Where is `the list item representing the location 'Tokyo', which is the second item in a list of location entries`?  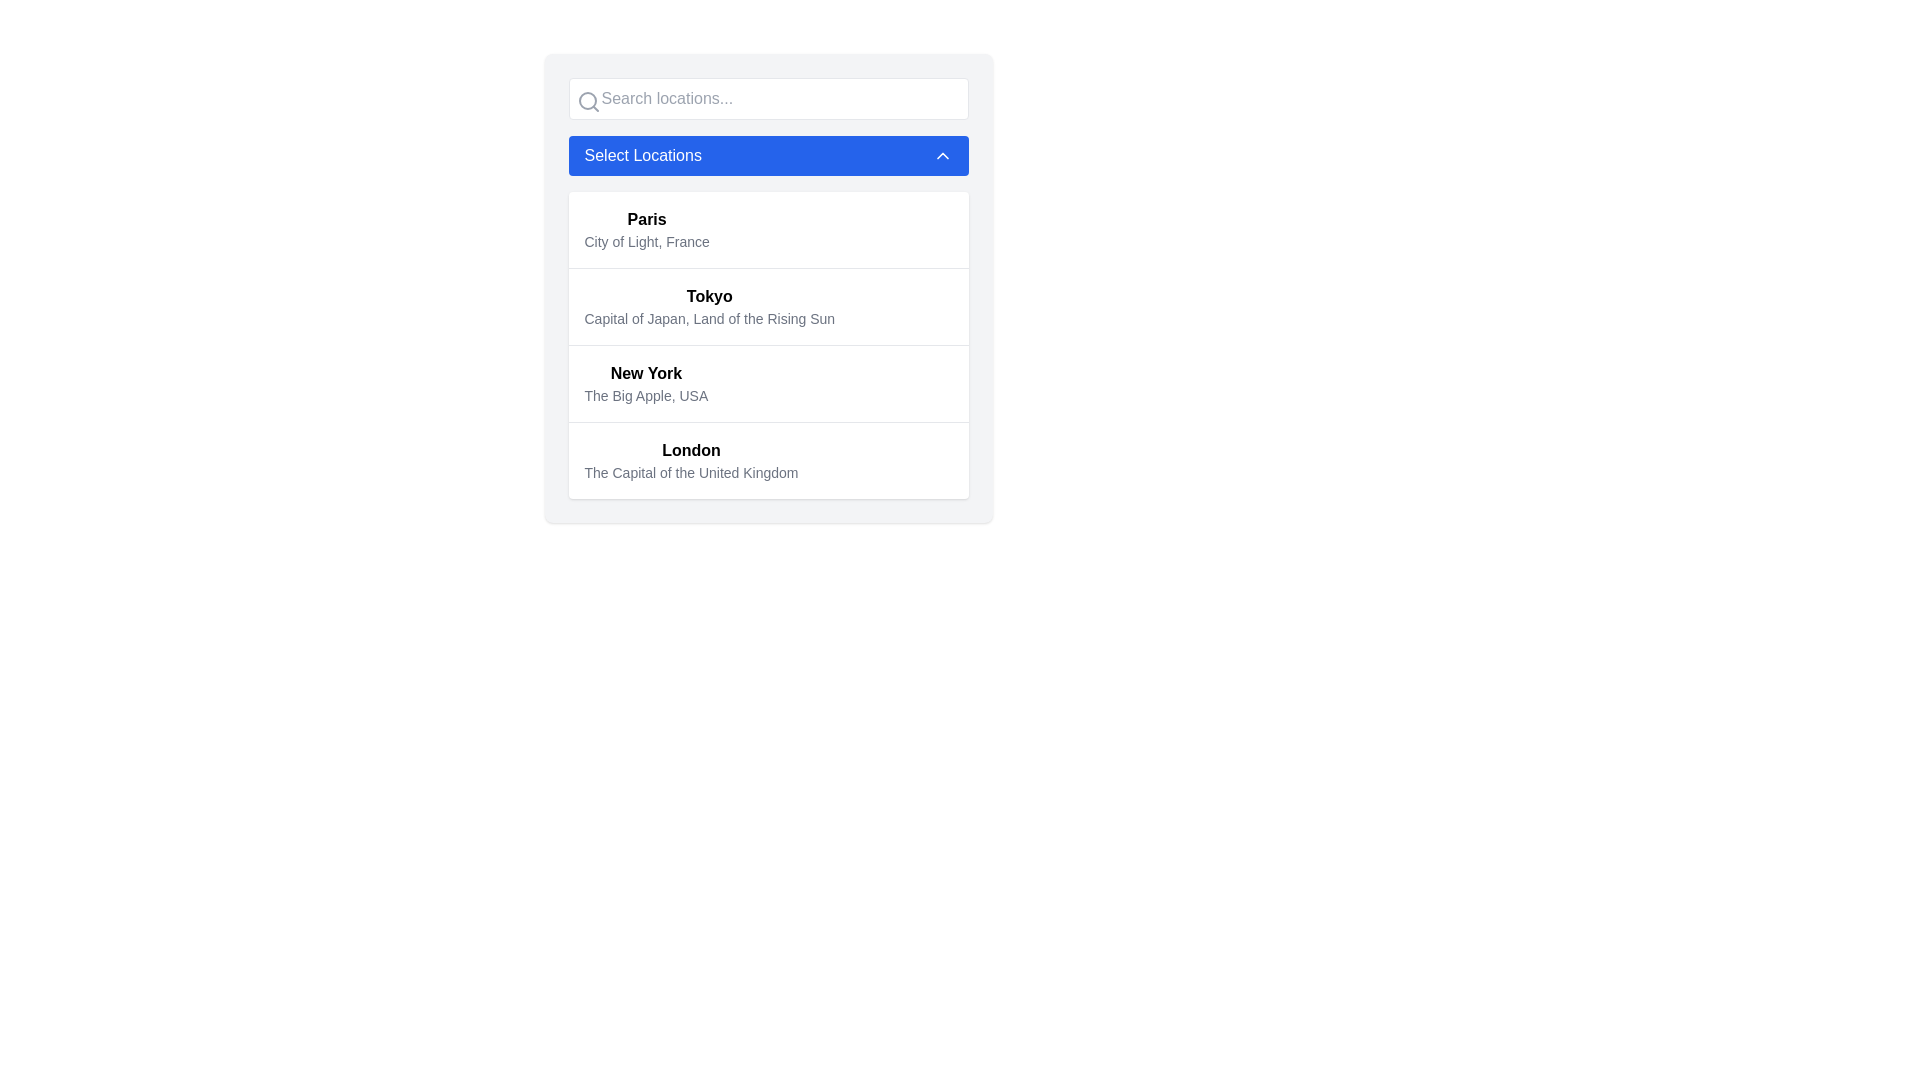 the list item representing the location 'Tokyo', which is the second item in a list of location entries is located at coordinates (709, 307).